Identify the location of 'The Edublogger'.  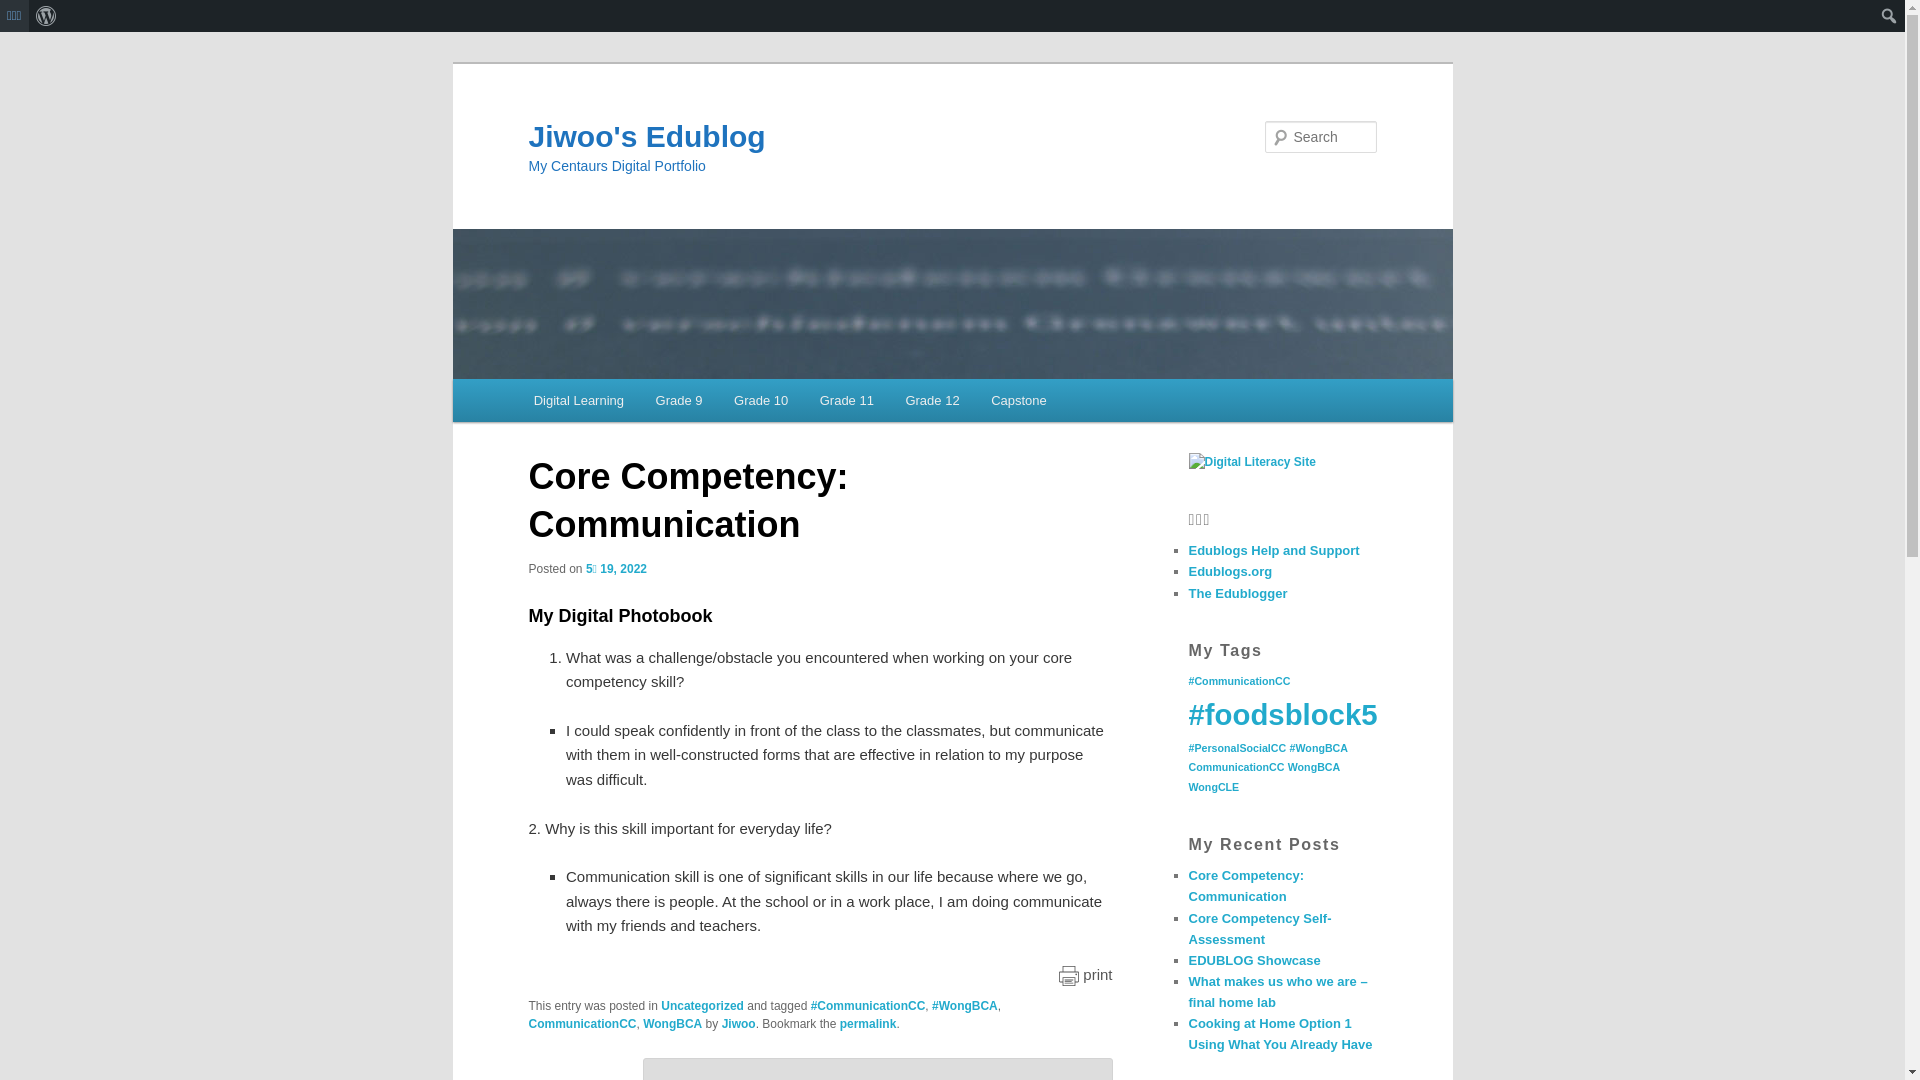
(1236, 592).